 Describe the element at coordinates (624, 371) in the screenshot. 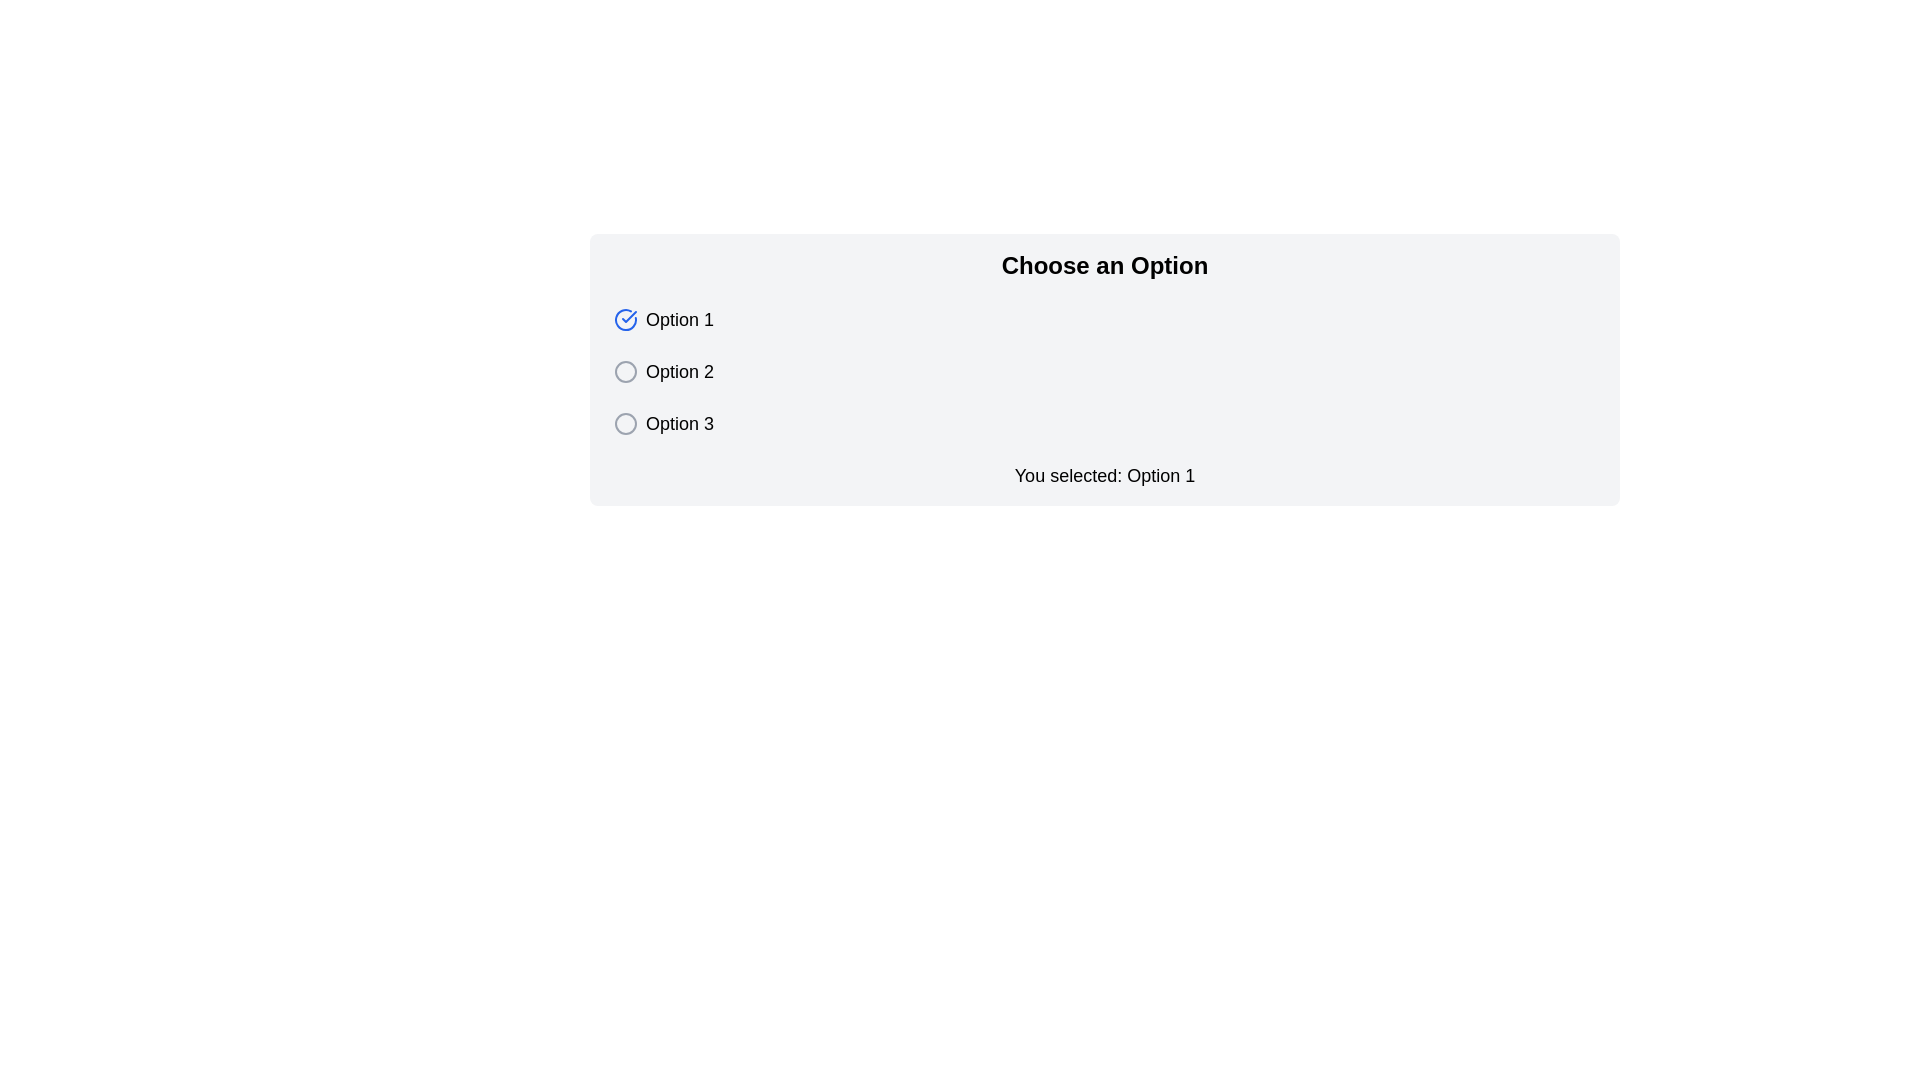

I see `the radio button indicator icon for 'Option 2', which is positioned to the left of the text label 'Option 2'` at that location.